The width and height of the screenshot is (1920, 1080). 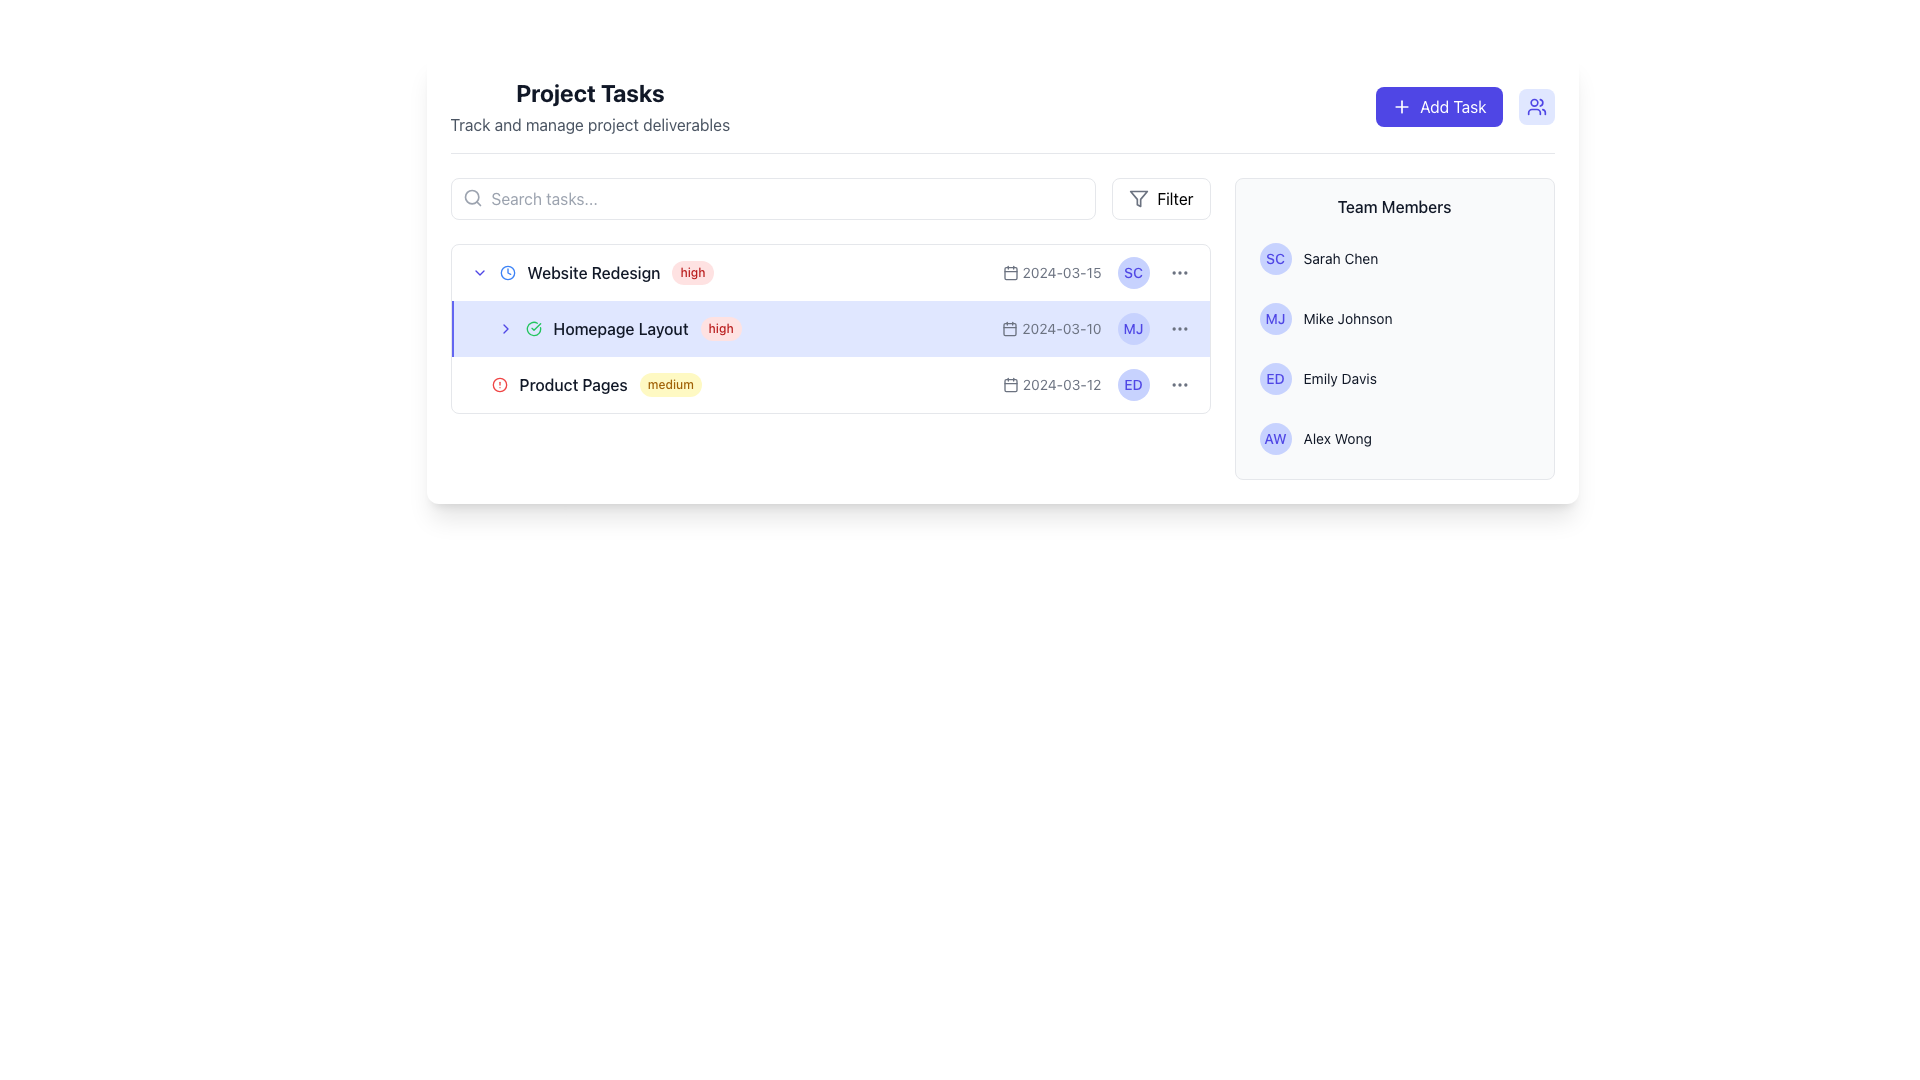 I want to click on the third task row under the 'Project Tasks' heading to focus on its details, so click(x=830, y=385).